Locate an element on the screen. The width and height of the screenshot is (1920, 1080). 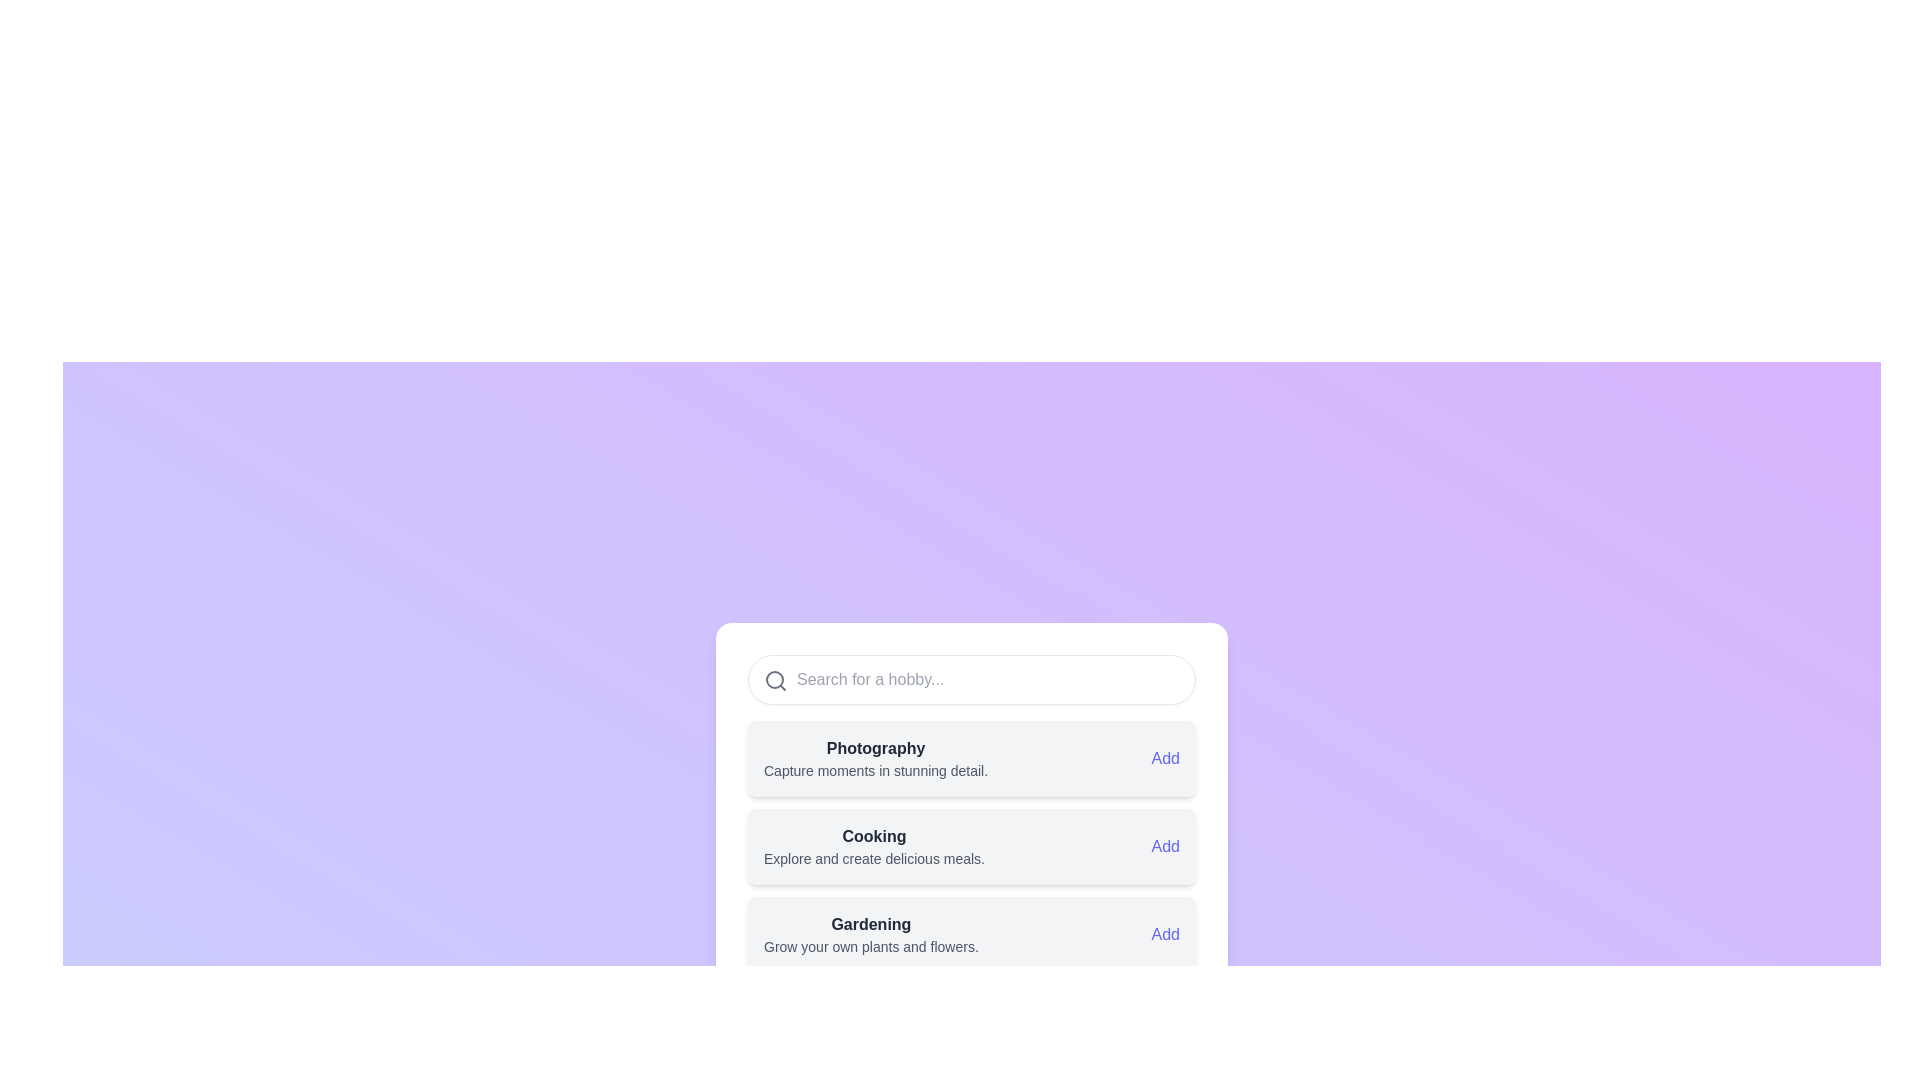
the Gardening hobby card, which is the third card in a vertical list, to change its background color is located at coordinates (971, 934).